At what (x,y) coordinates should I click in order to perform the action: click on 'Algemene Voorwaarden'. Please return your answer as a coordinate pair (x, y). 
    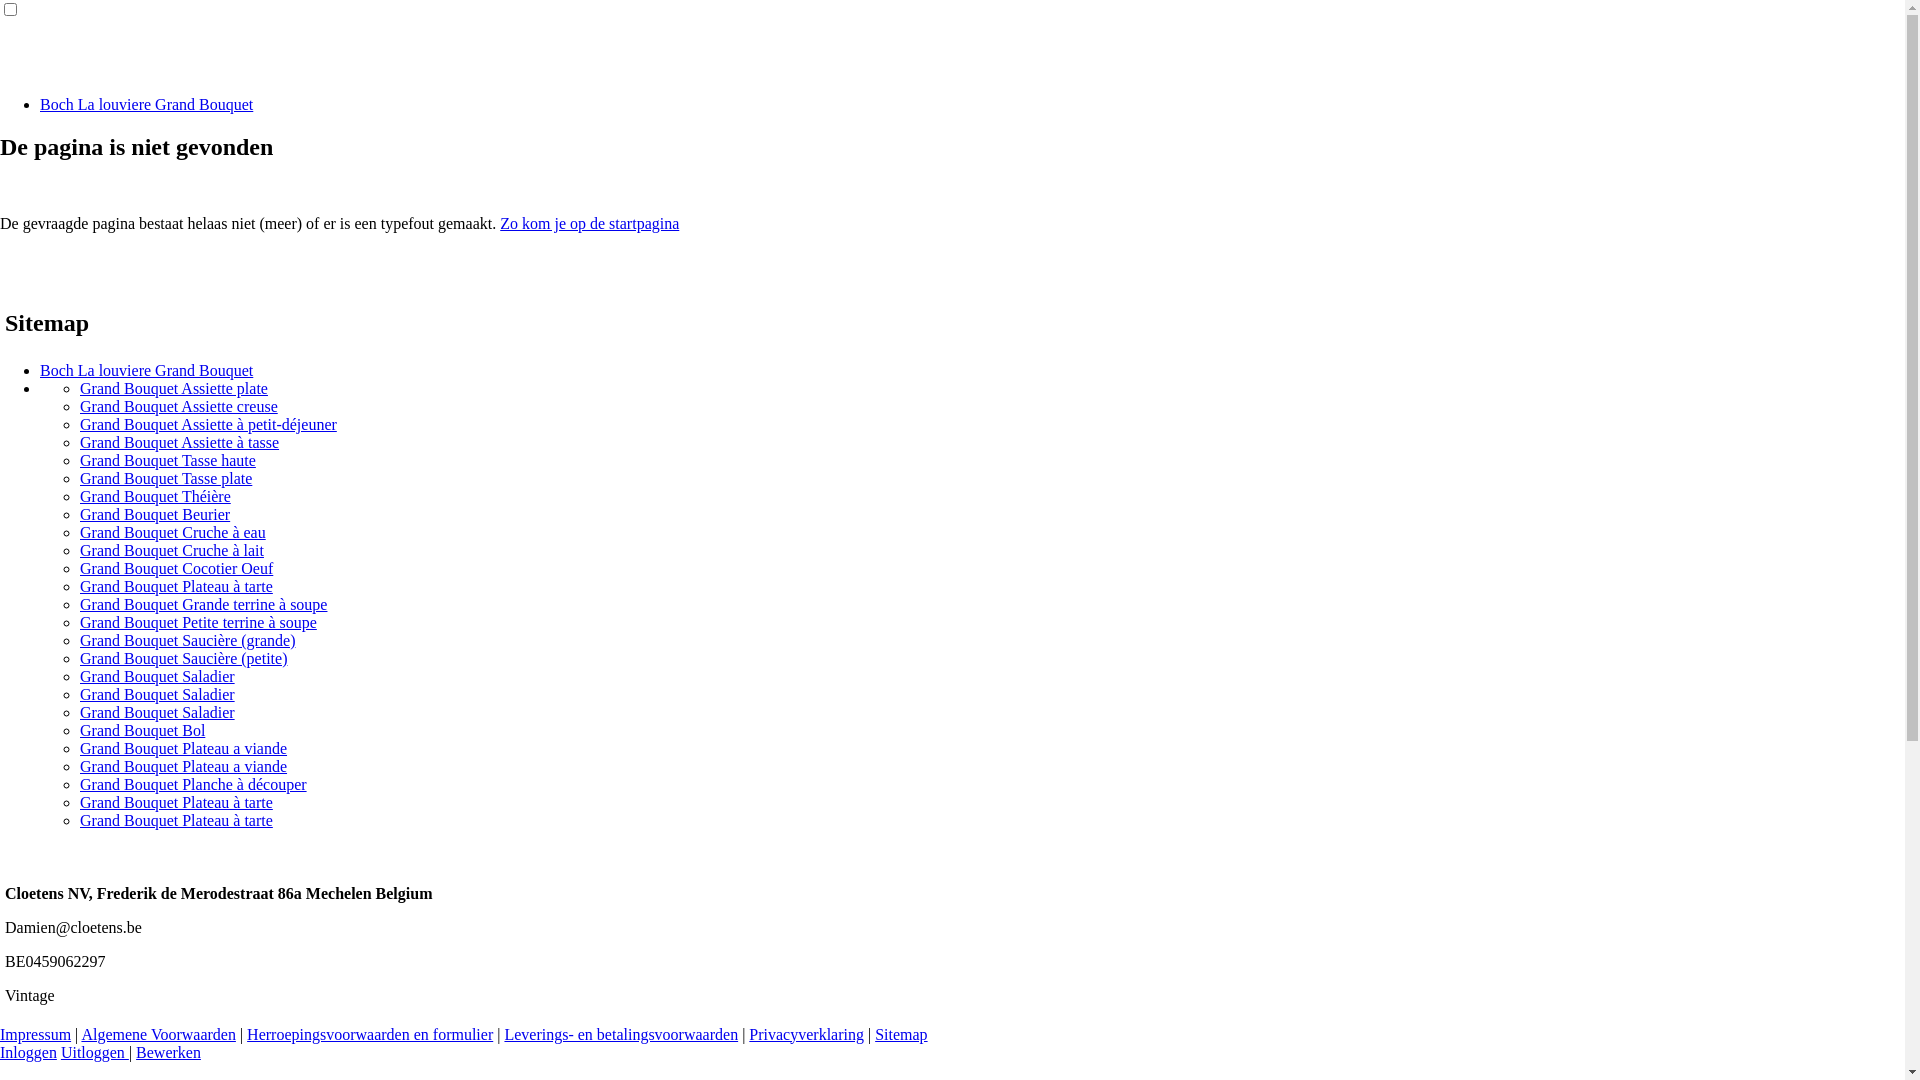
    Looking at the image, I should click on (157, 1034).